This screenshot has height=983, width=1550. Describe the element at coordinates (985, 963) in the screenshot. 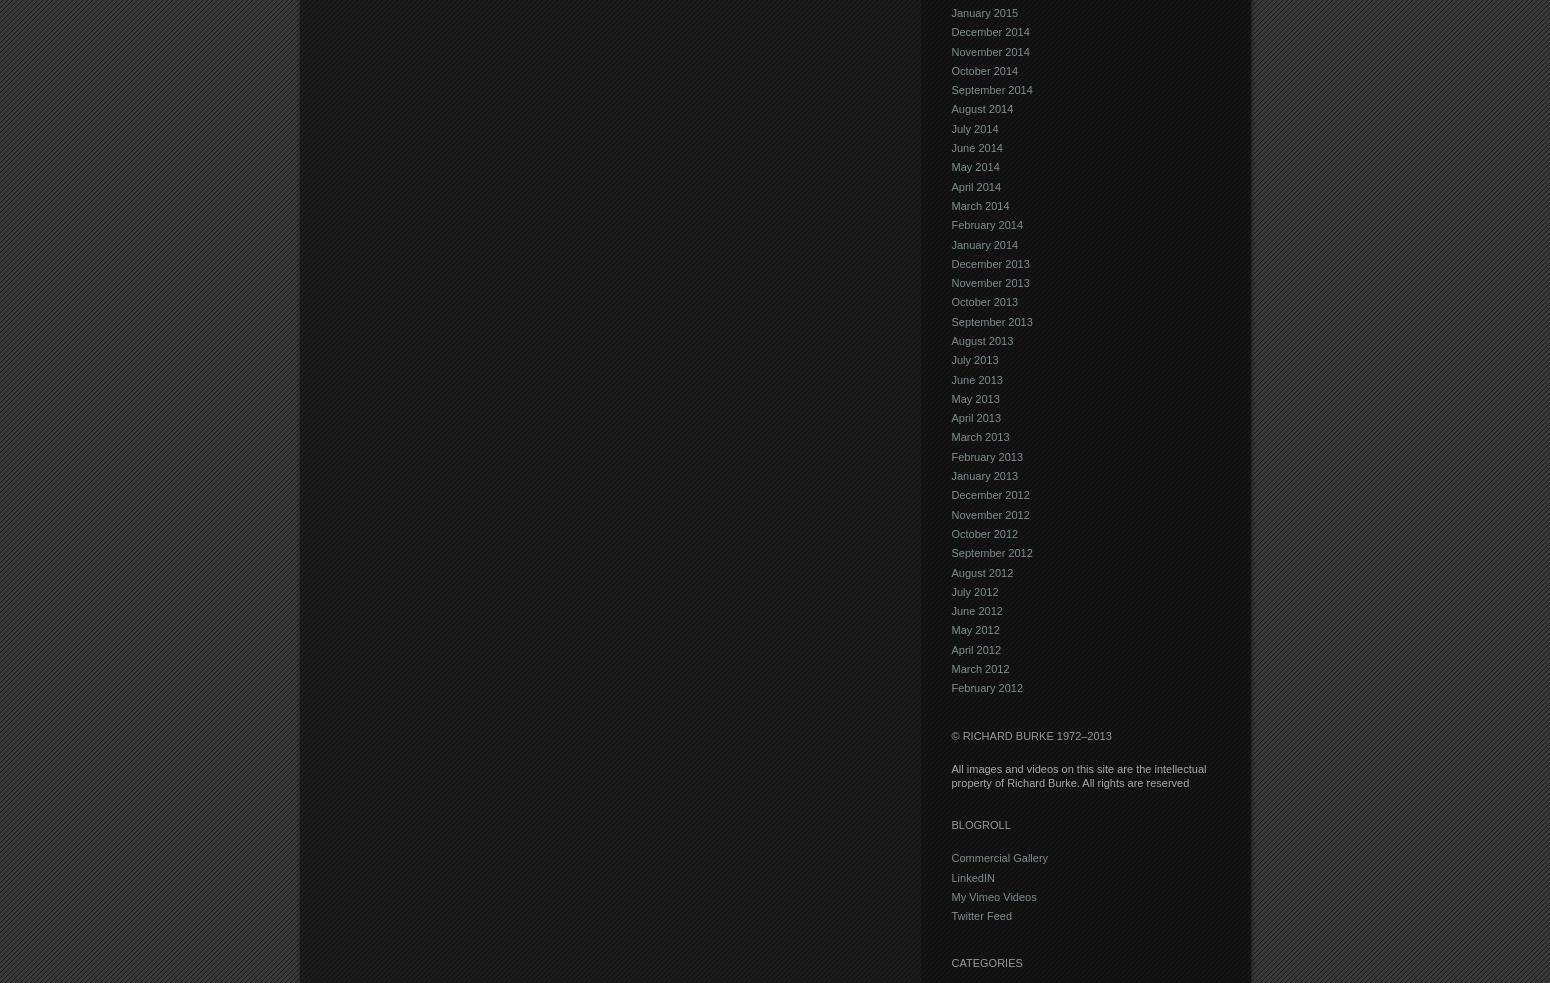

I see `'Categories'` at that location.